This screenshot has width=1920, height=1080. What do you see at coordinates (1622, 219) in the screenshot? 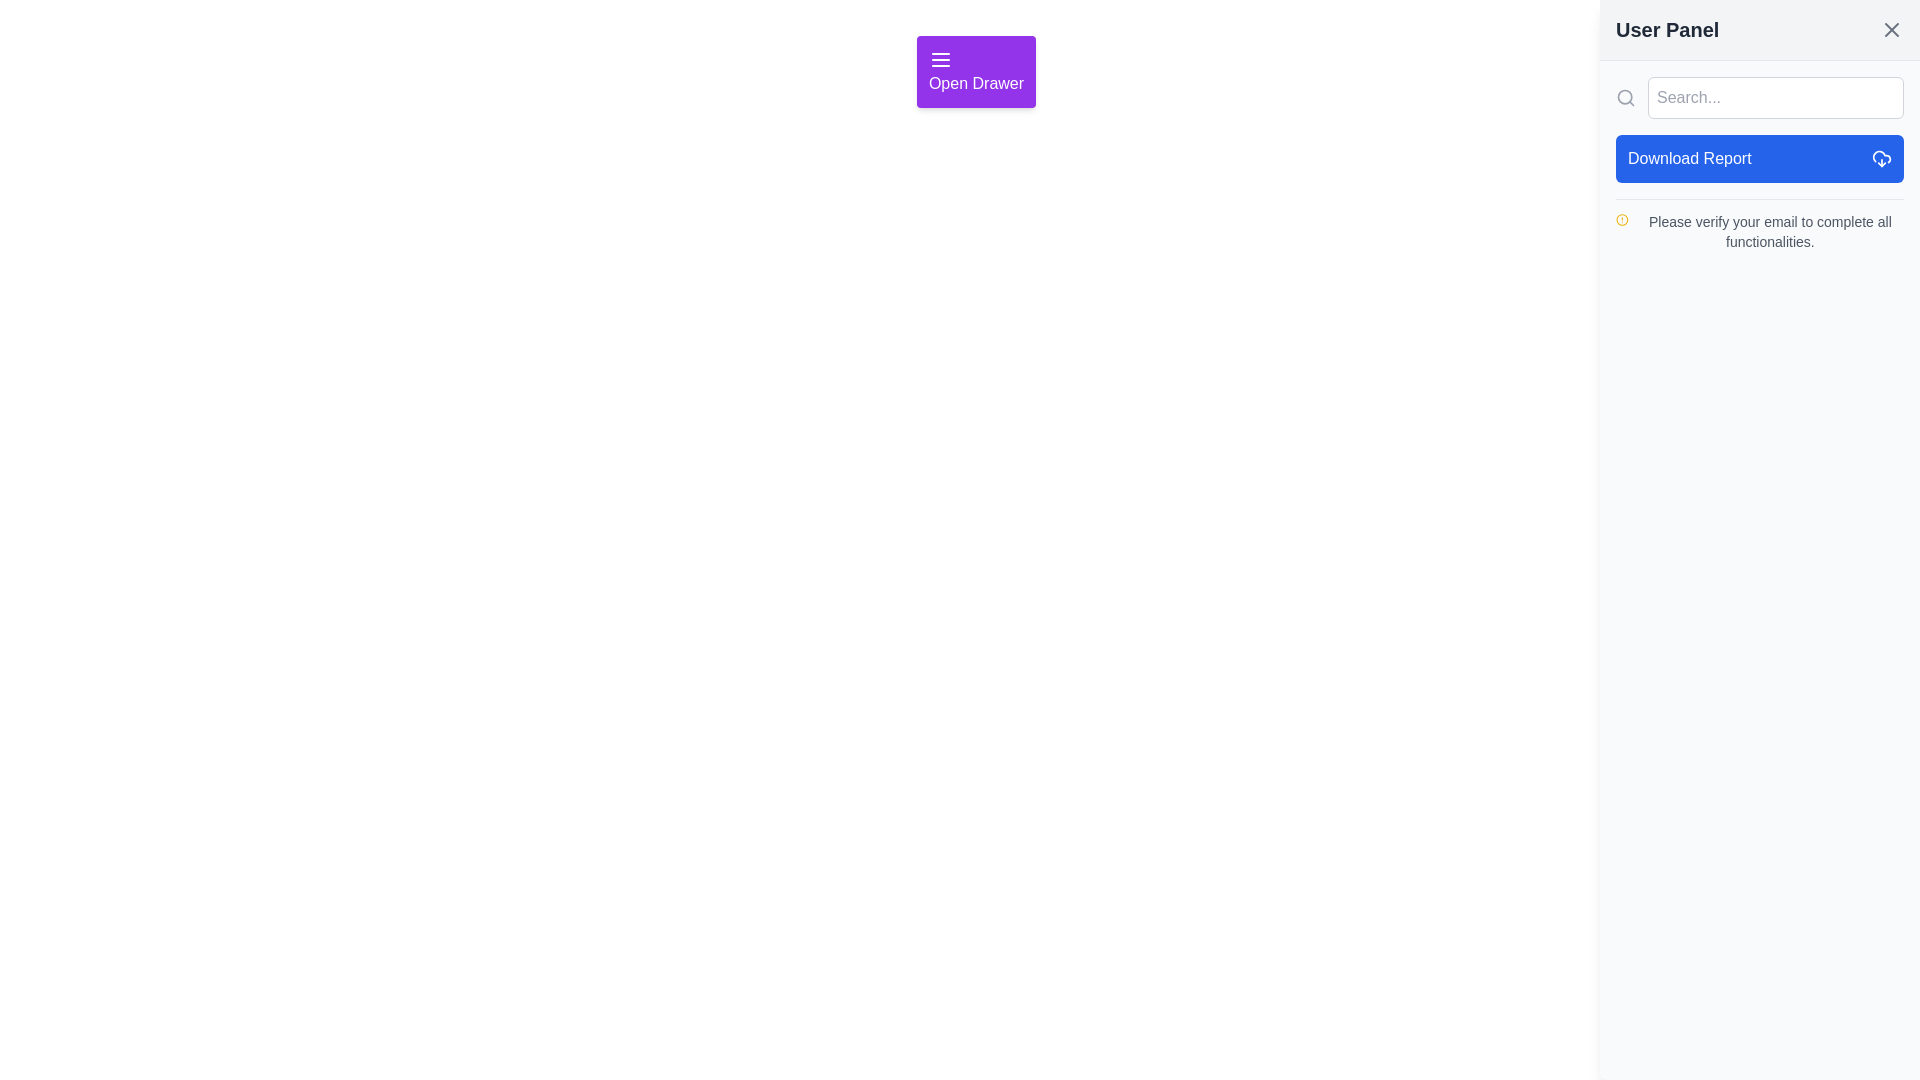
I see `the warning or alert icon associated with the notification message located at the start of the sentence 'Please verify your email to complete all functionalities.' in the right-side user panel` at bounding box center [1622, 219].